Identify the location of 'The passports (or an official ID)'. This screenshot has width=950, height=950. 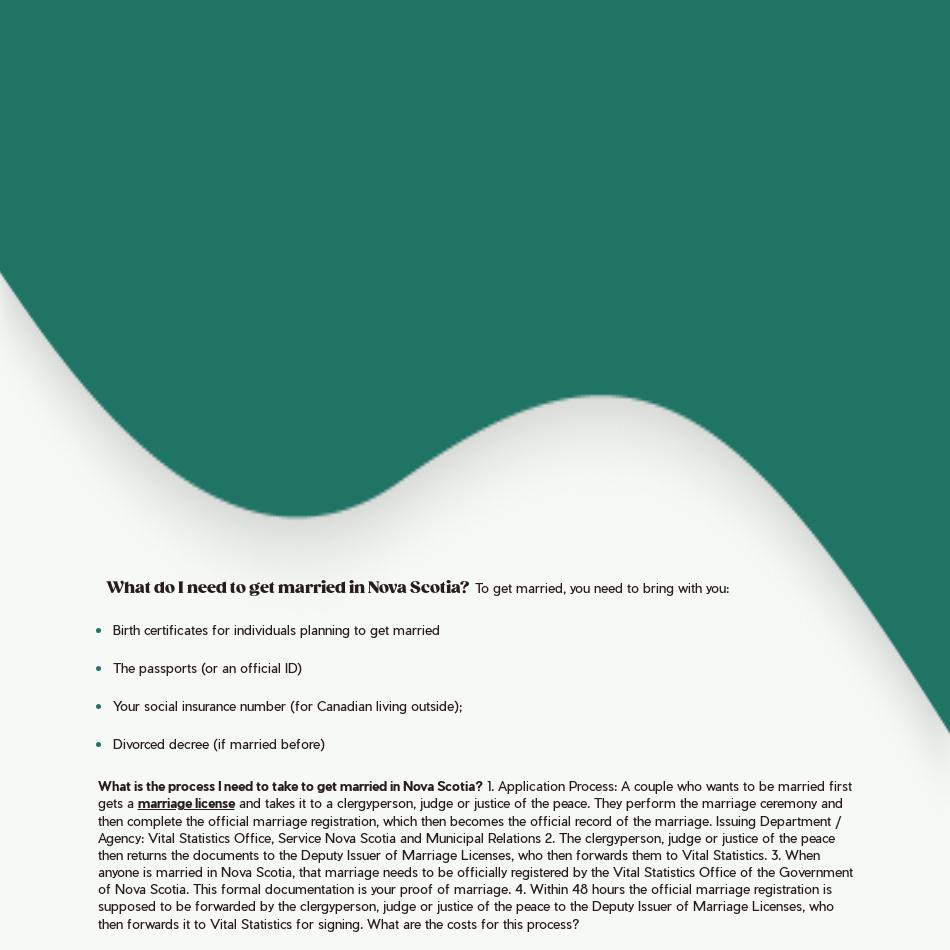
(206, 666).